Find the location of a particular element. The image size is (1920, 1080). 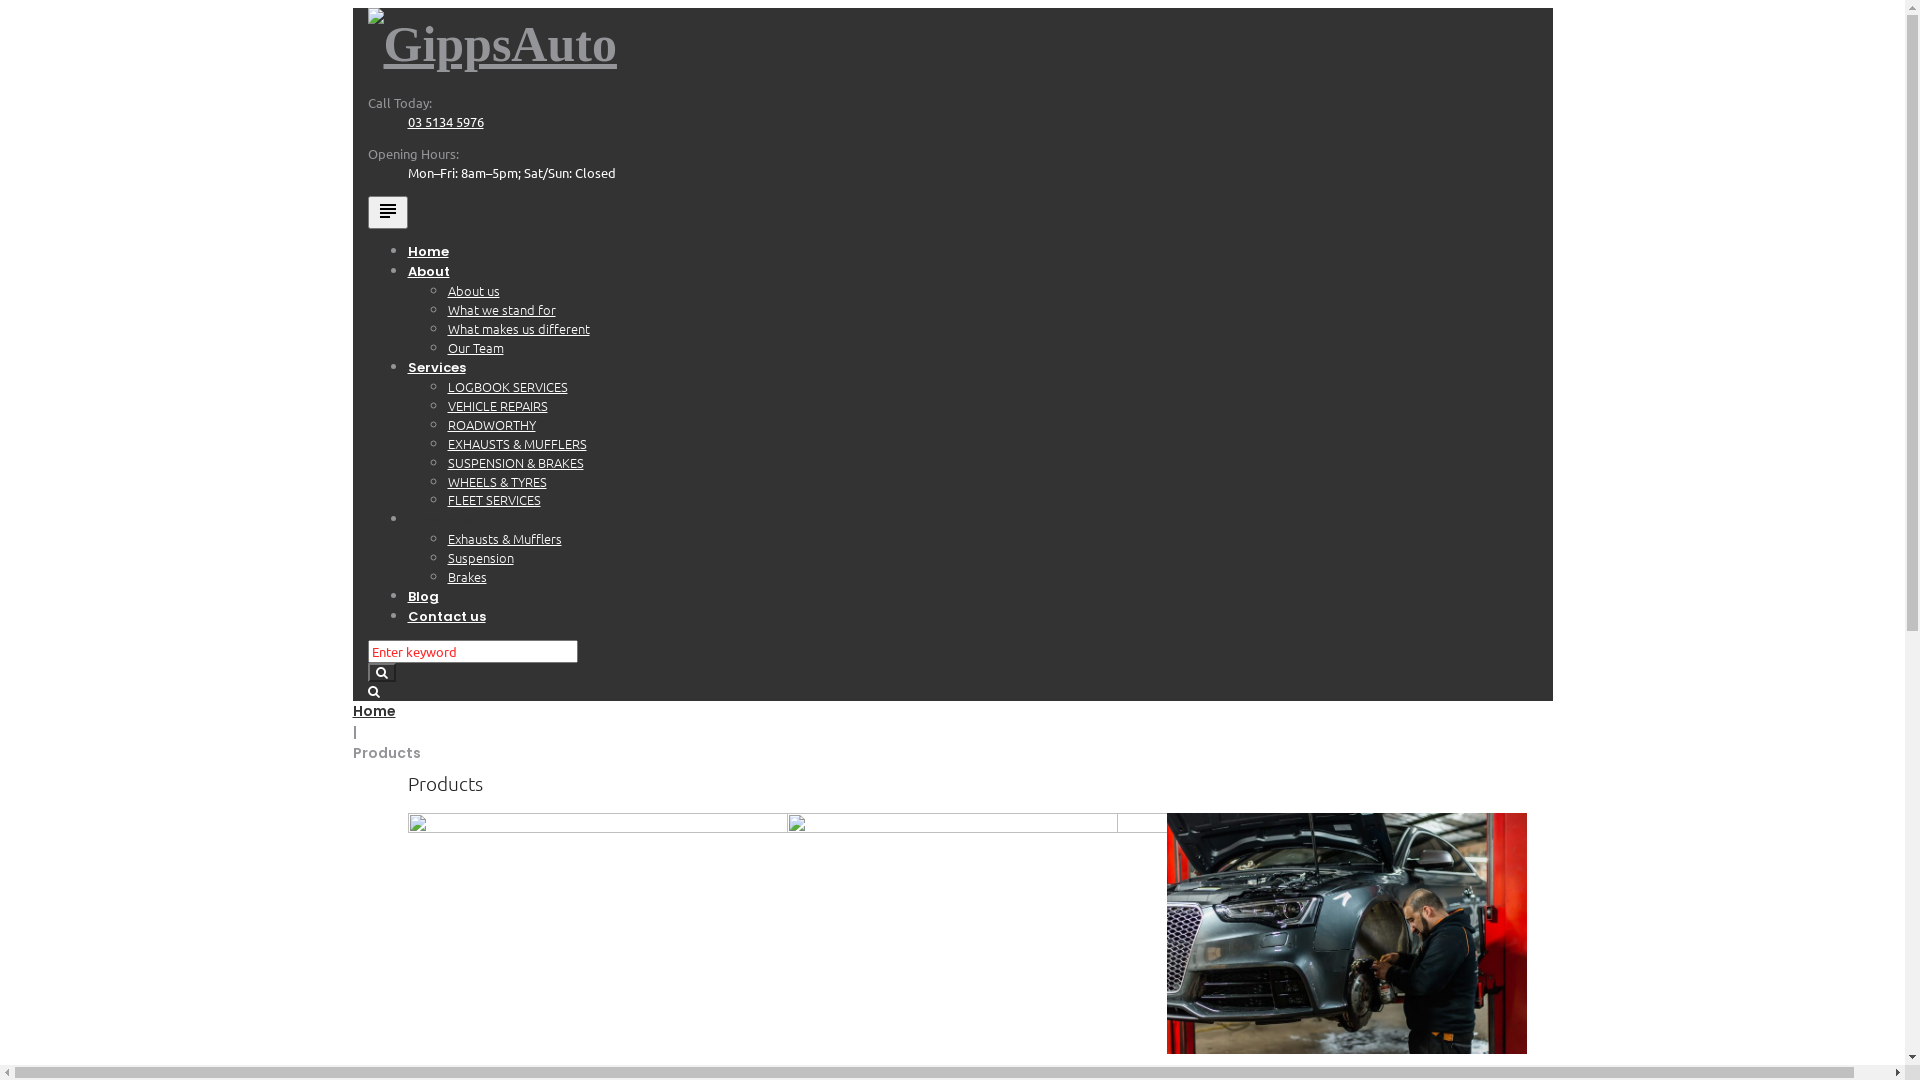

'Contact us' is located at coordinates (407, 615).